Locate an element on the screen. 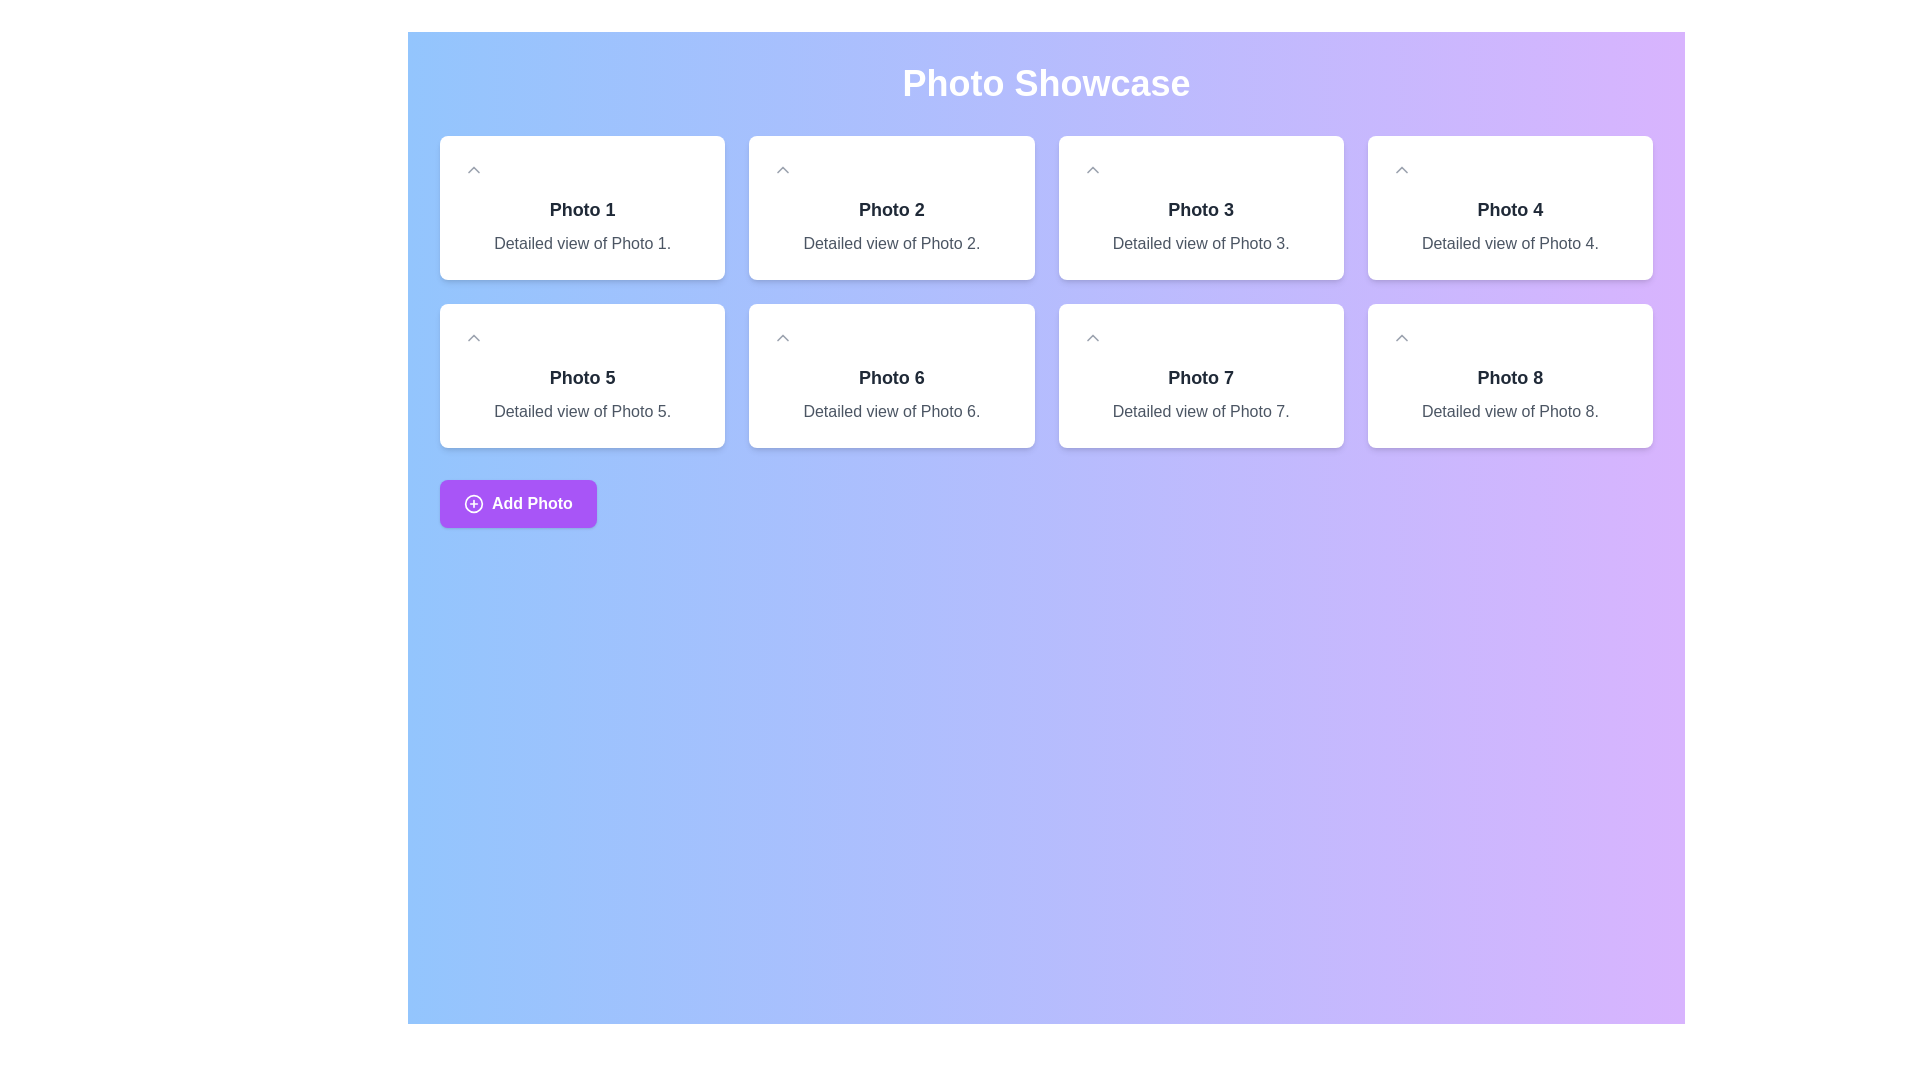  the visual and textual card that provides a brief summary of Photo 4, which is the fourth card in the first row of the grid layout is located at coordinates (1510, 208).